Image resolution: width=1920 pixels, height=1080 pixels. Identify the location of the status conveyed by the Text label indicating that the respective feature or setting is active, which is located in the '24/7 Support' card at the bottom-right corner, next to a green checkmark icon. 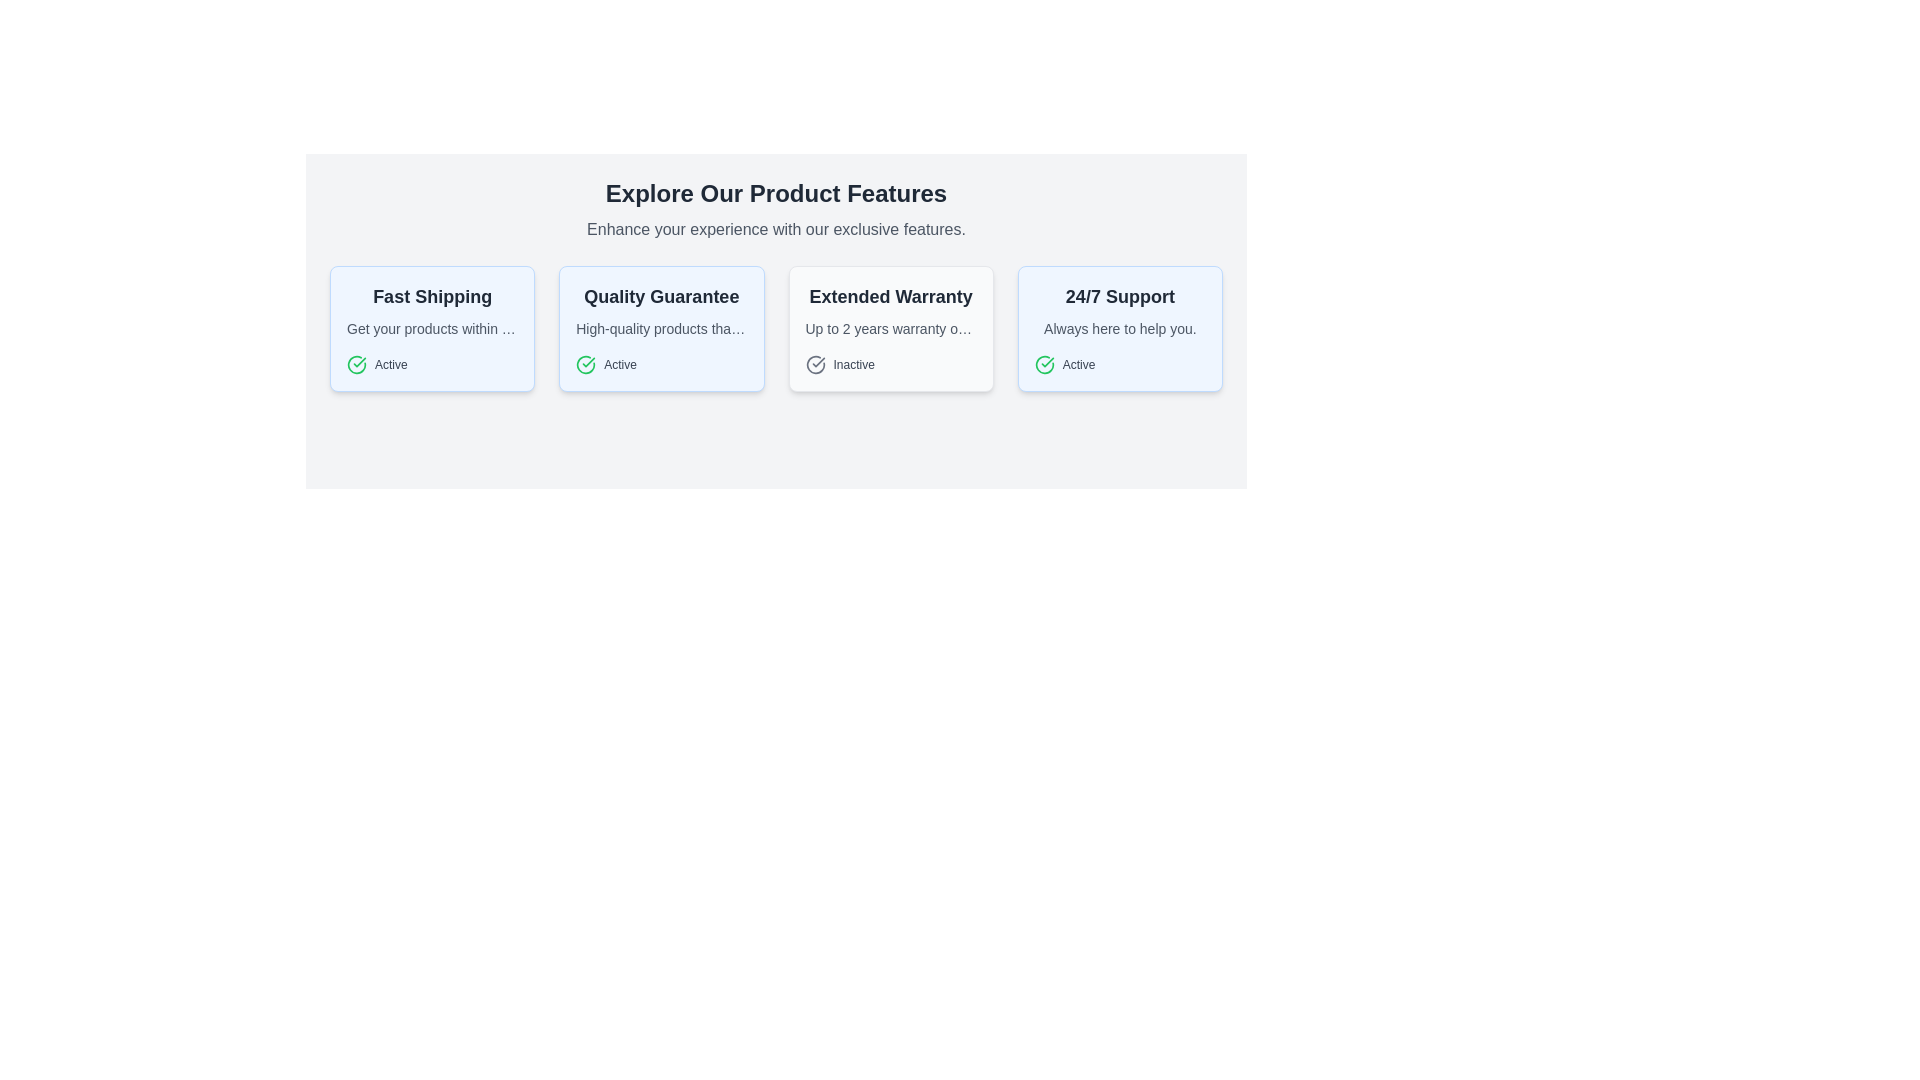
(619, 365).